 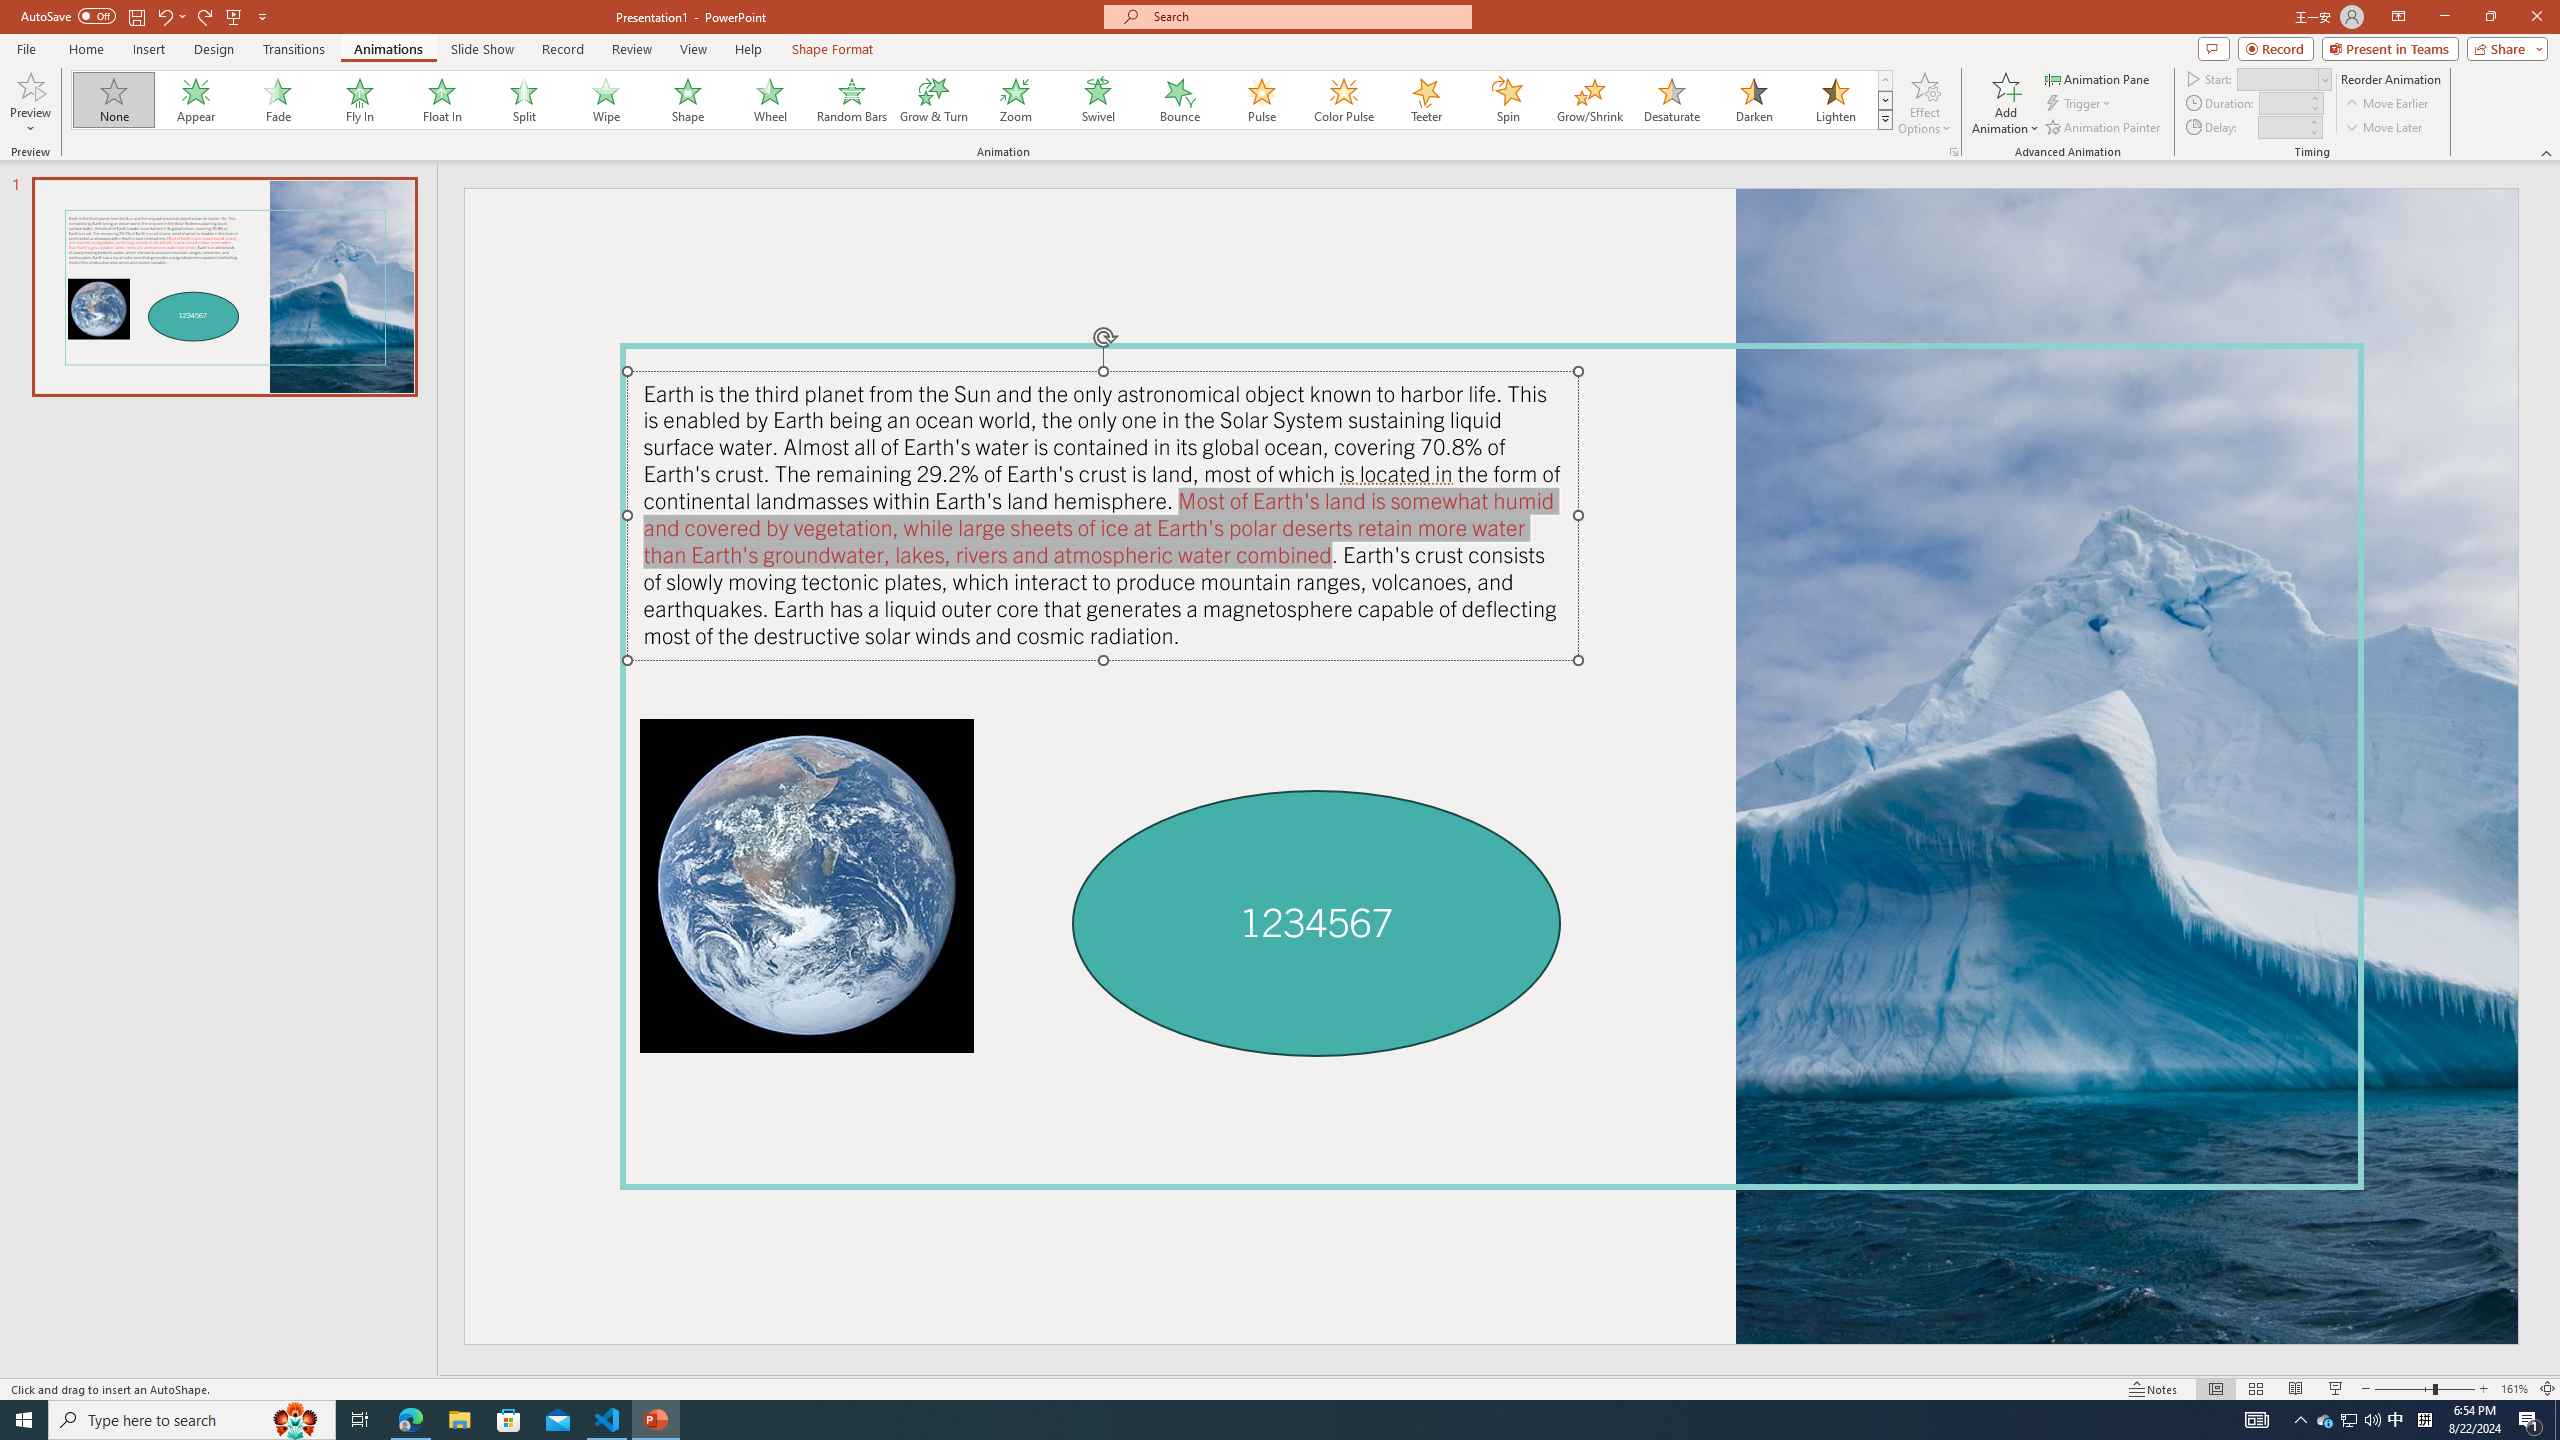 I want to click on 'Appear', so click(x=196, y=99).